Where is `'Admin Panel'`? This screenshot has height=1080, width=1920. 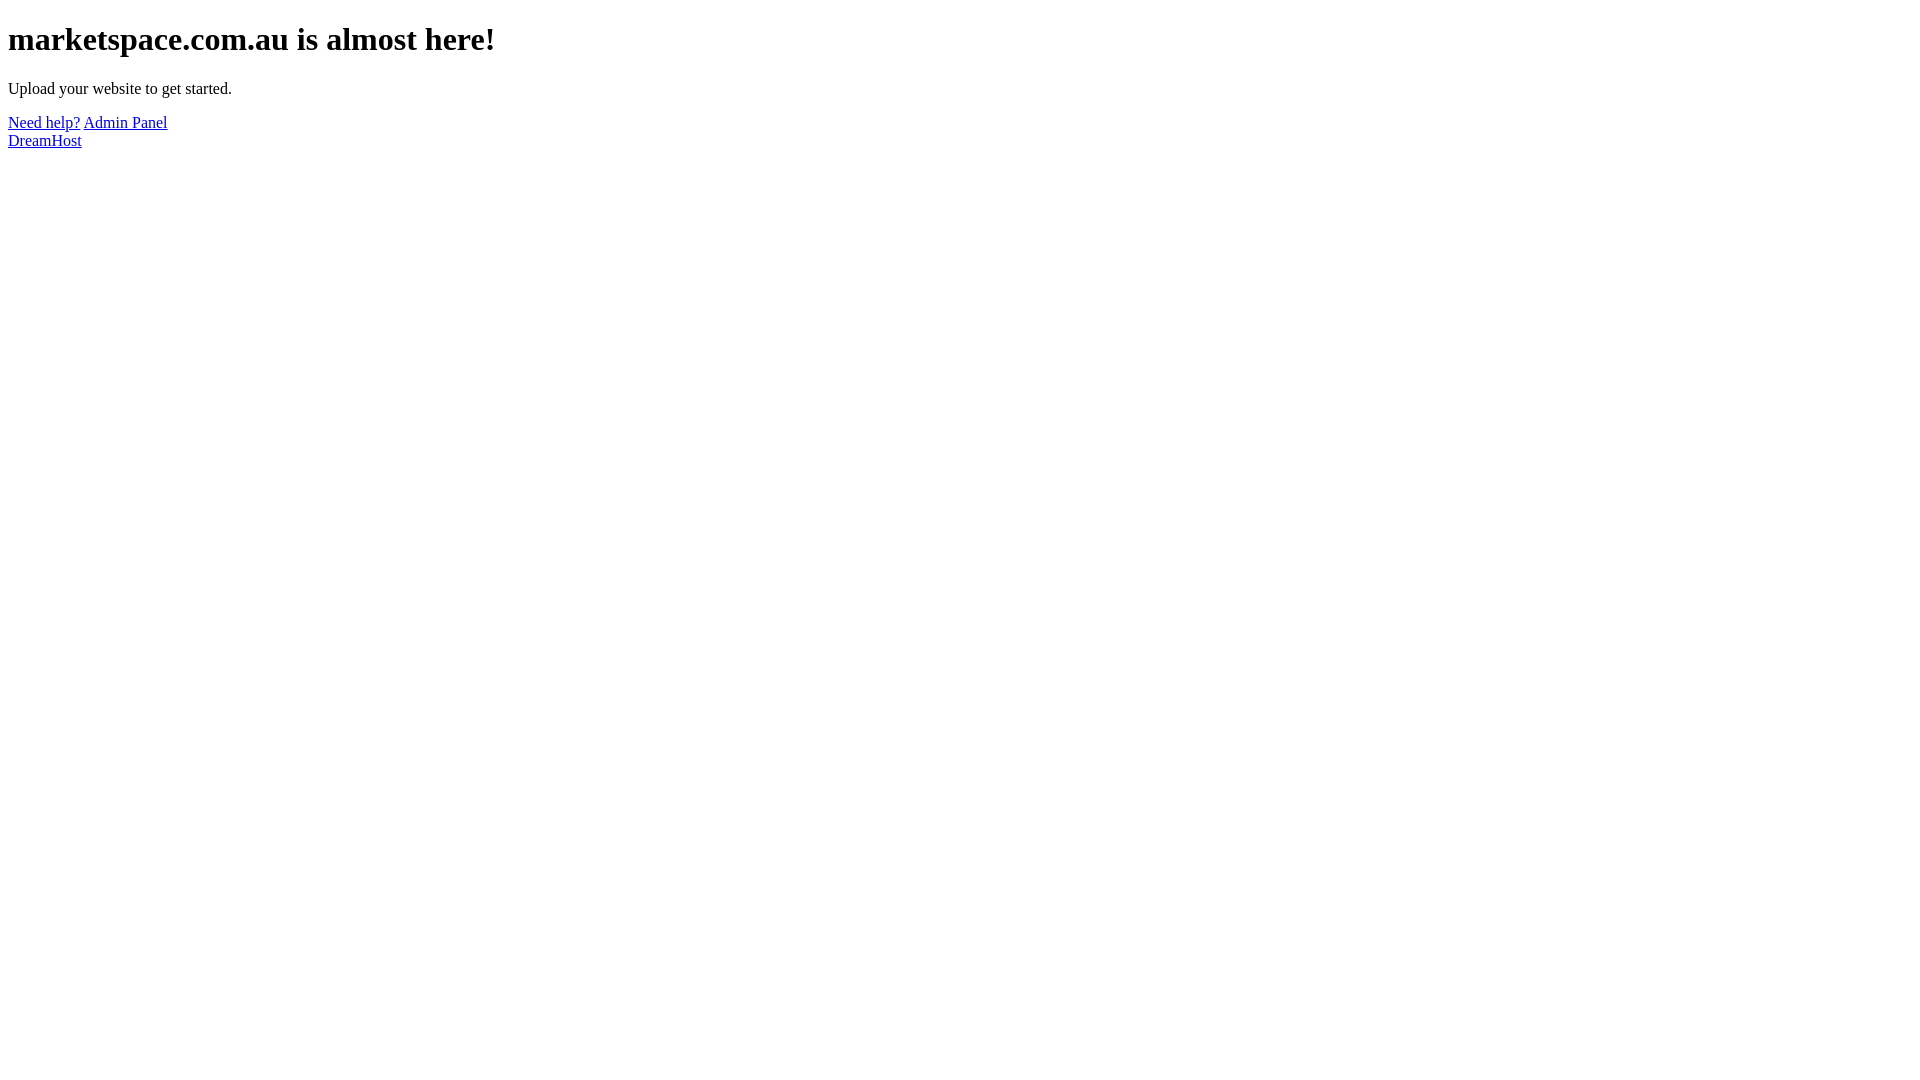 'Admin Panel' is located at coordinates (124, 122).